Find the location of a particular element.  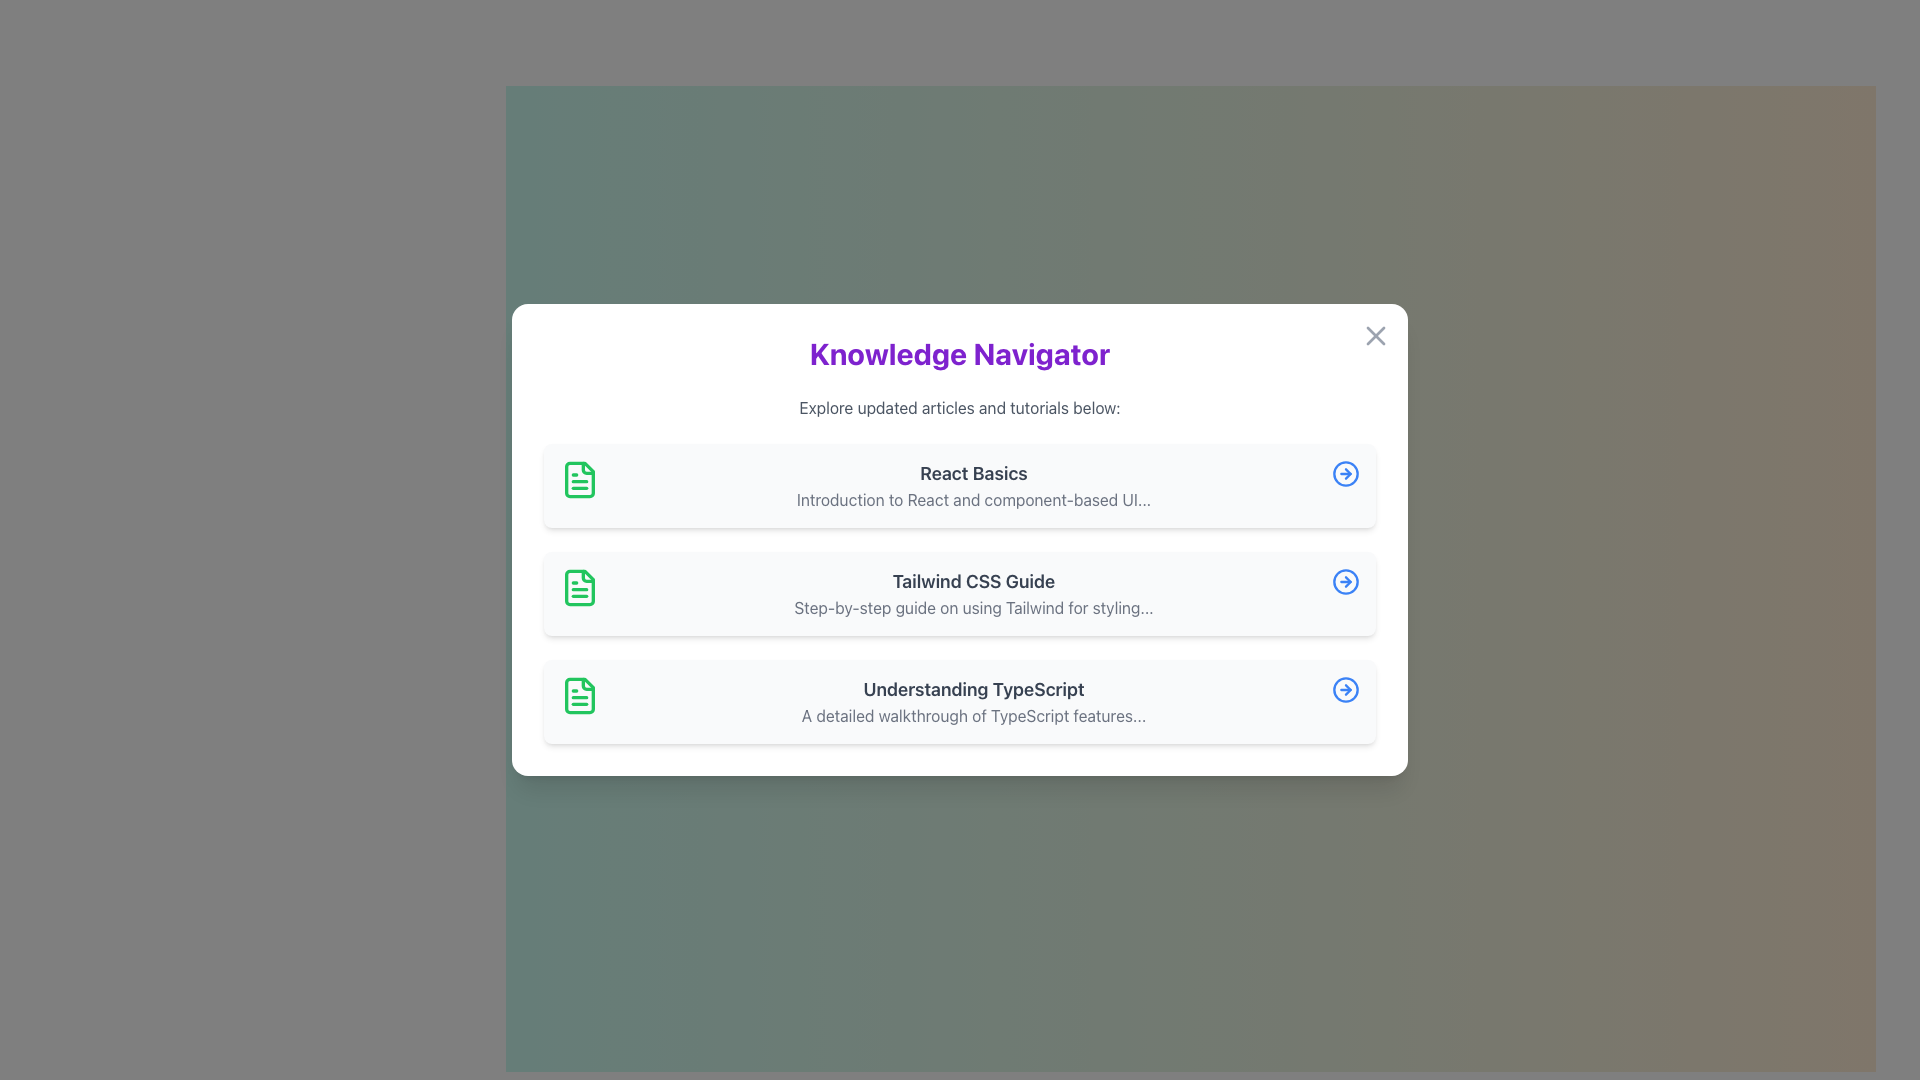

the descriptive subtitle text label located under the title 'Understanding TypeScript' in the list of educational materials is located at coordinates (974, 715).